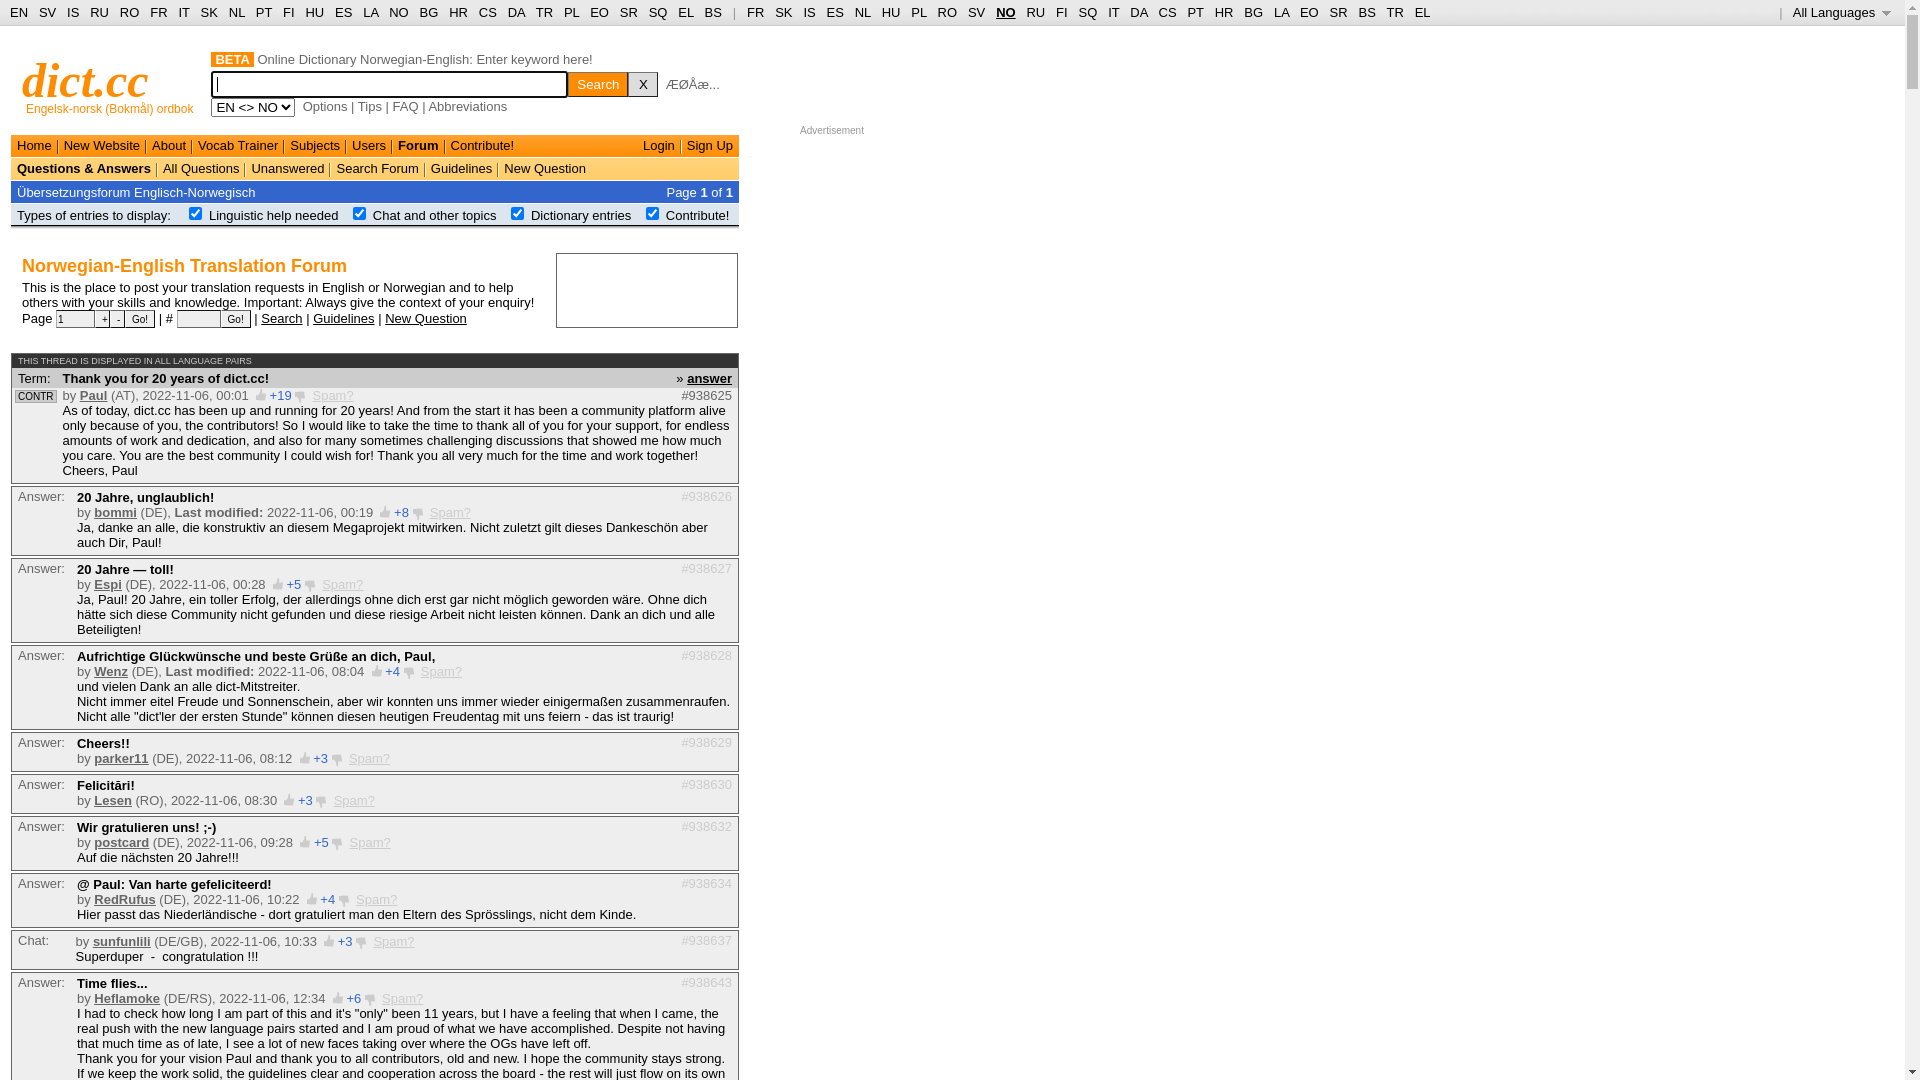 The width and height of the screenshot is (1920, 1080). I want to click on 'Chat and other topics', so click(434, 215).